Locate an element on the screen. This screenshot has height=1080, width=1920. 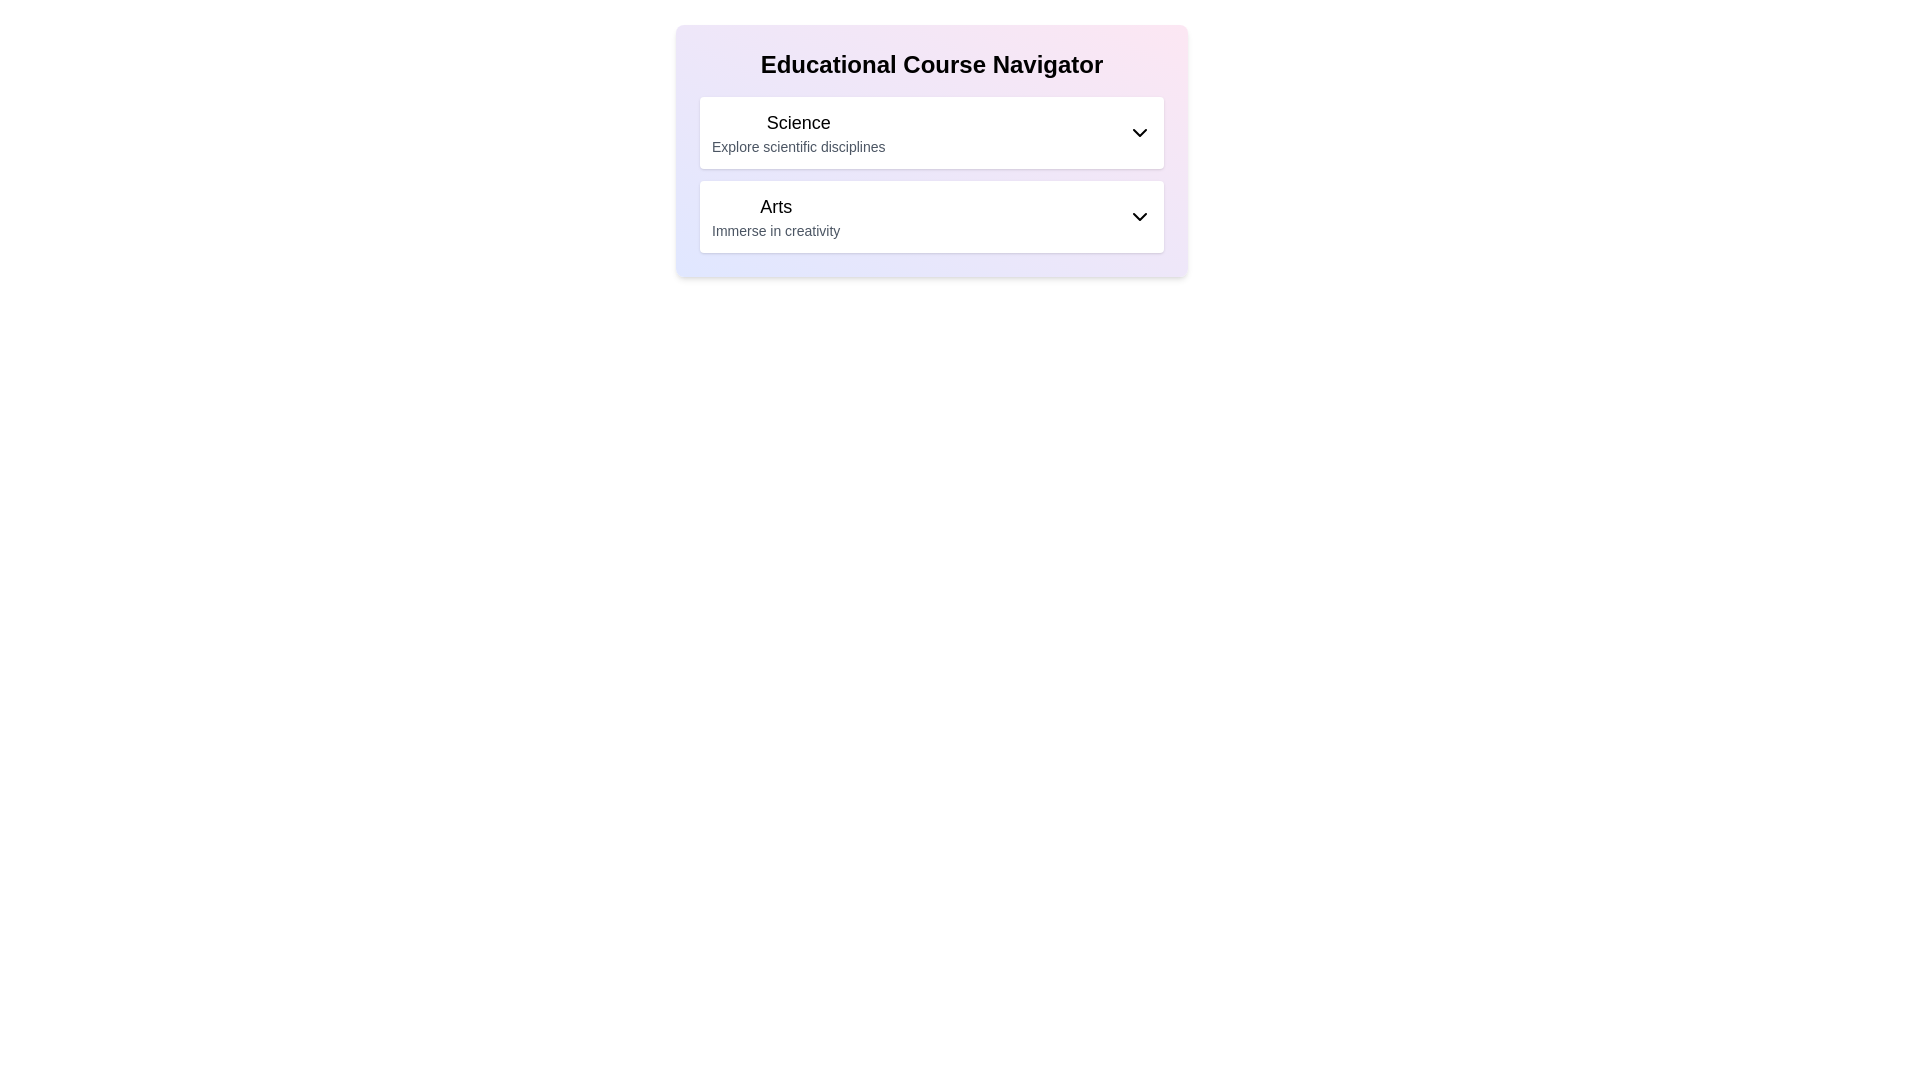
the category title for the 'Arts' section is located at coordinates (775, 216).